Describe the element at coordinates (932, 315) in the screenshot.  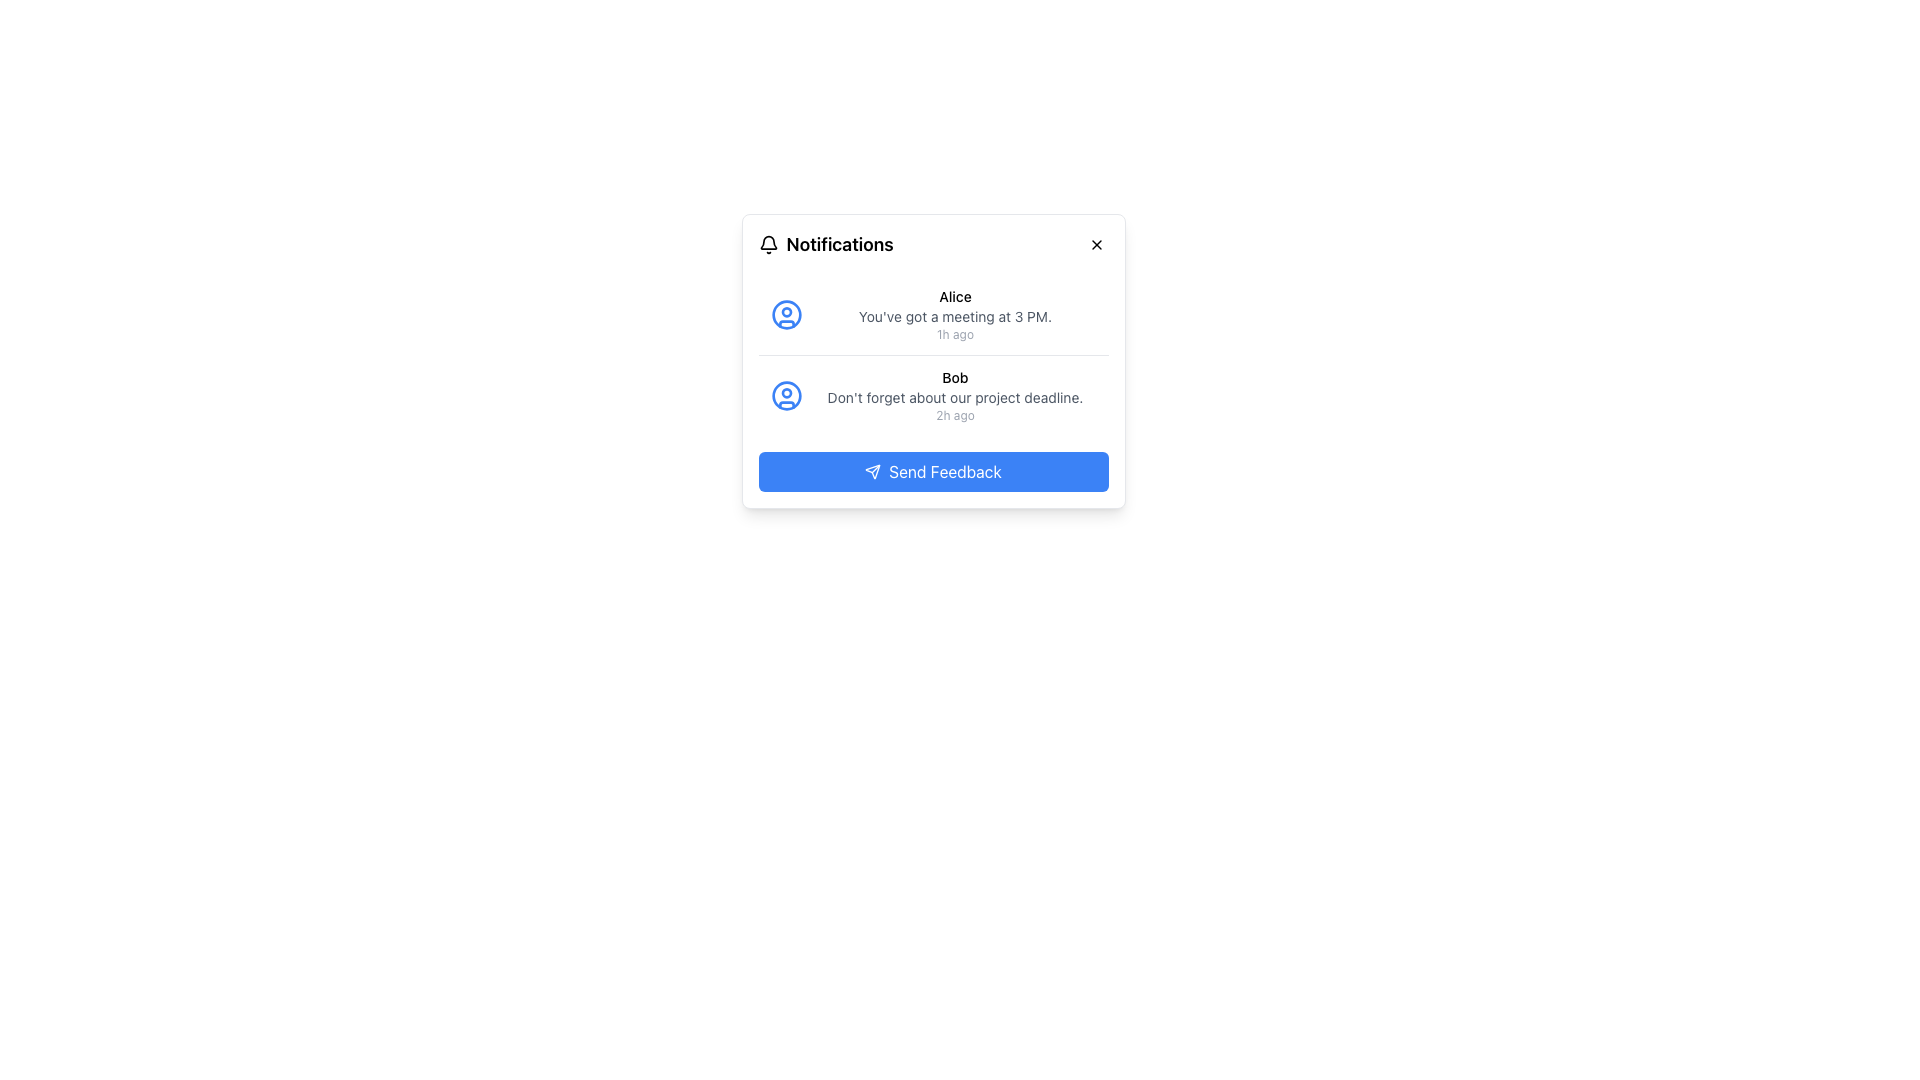
I see `the first notification item in the notification panel` at that location.